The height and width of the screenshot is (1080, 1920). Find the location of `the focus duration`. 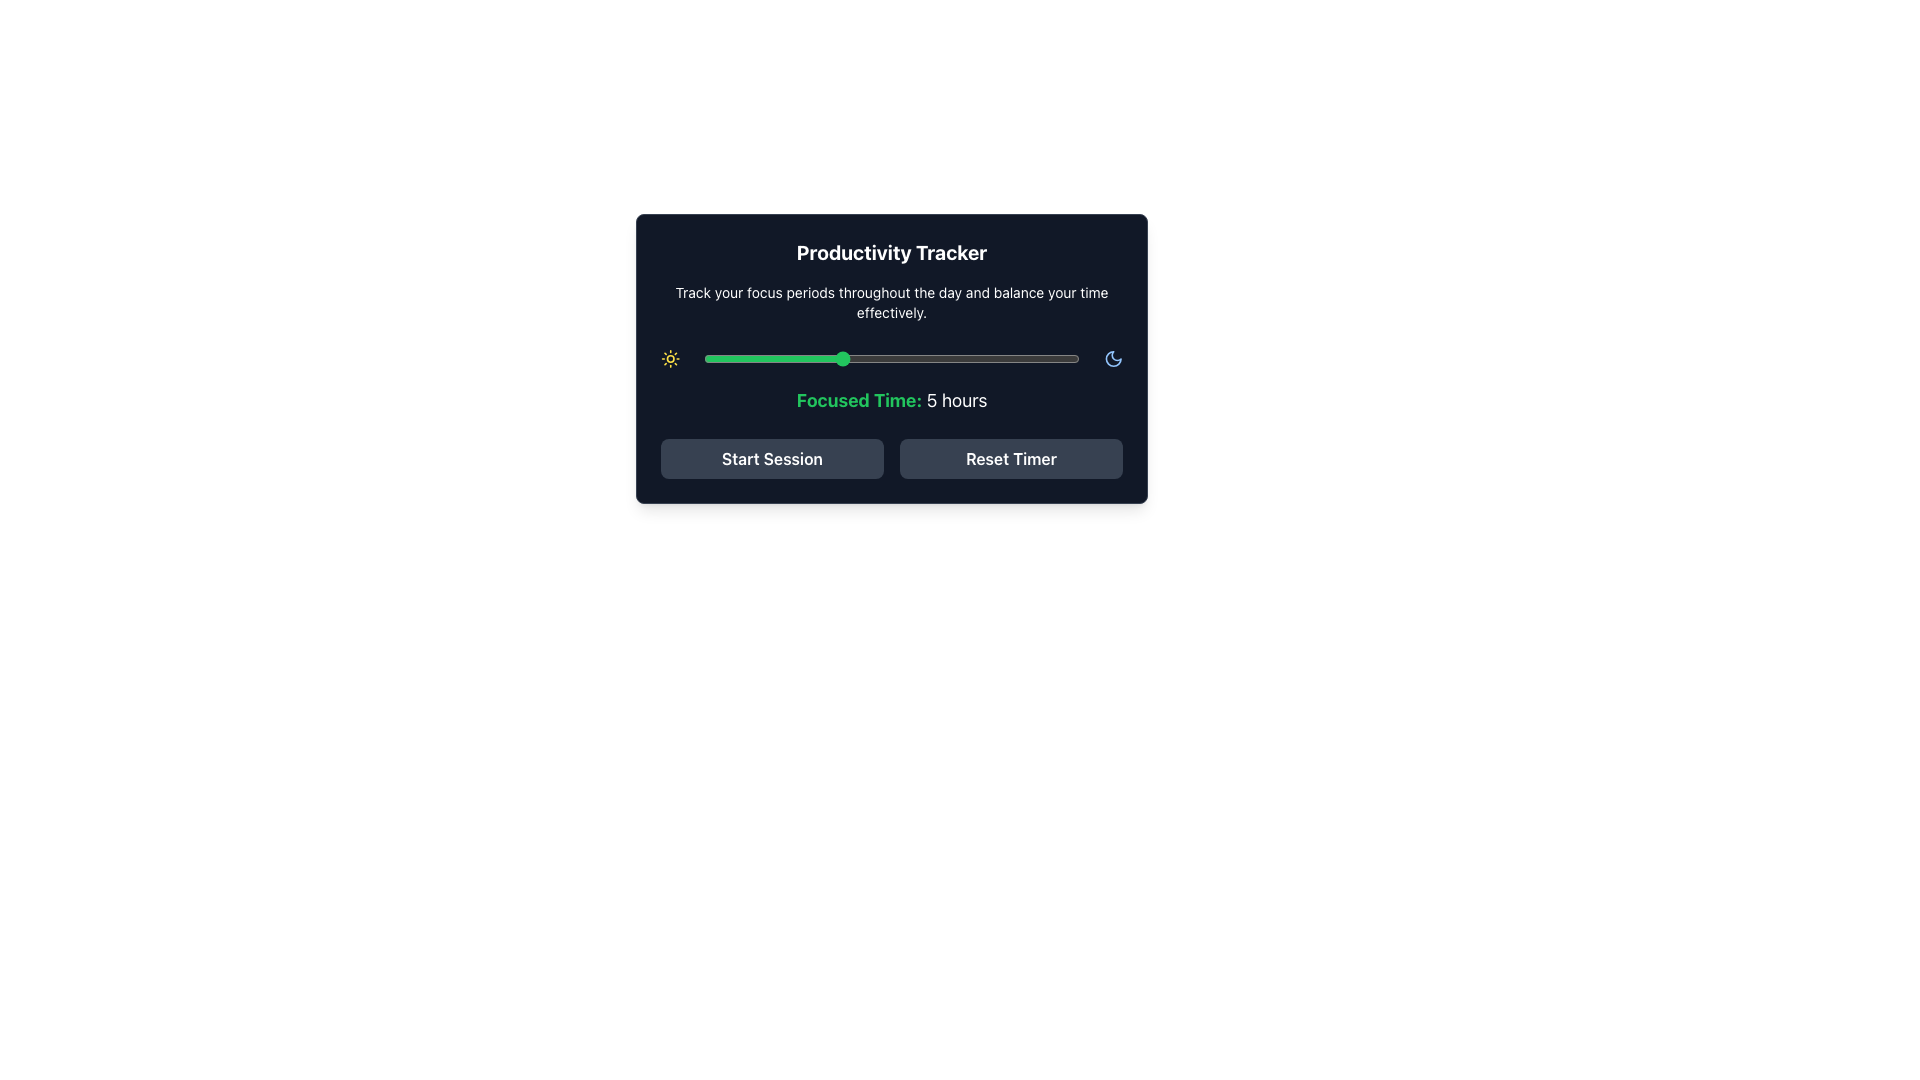

the focus duration is located at coordinates (704, 357).